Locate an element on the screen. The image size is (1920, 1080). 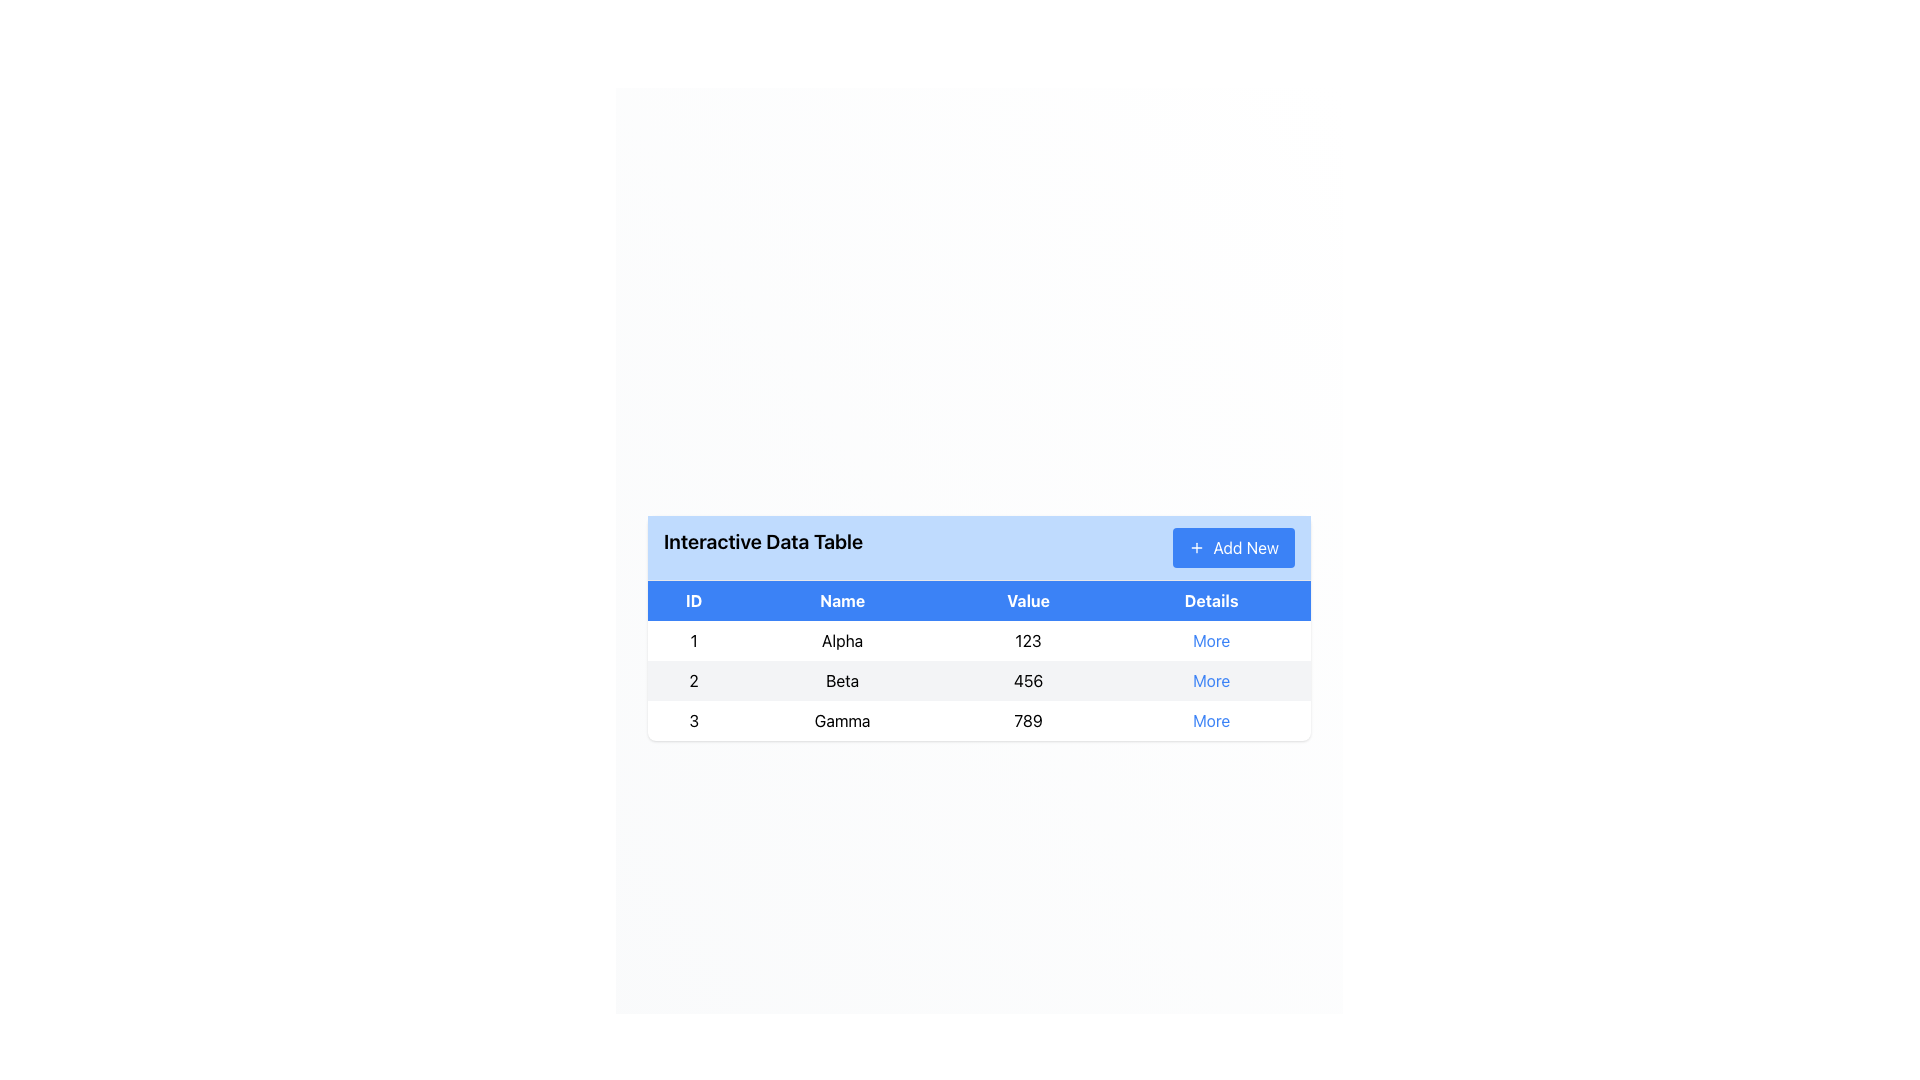
the Text Label in the first column of the third row of the table, which shows the ID or index number for row identification is located at coordinates (694, 720).